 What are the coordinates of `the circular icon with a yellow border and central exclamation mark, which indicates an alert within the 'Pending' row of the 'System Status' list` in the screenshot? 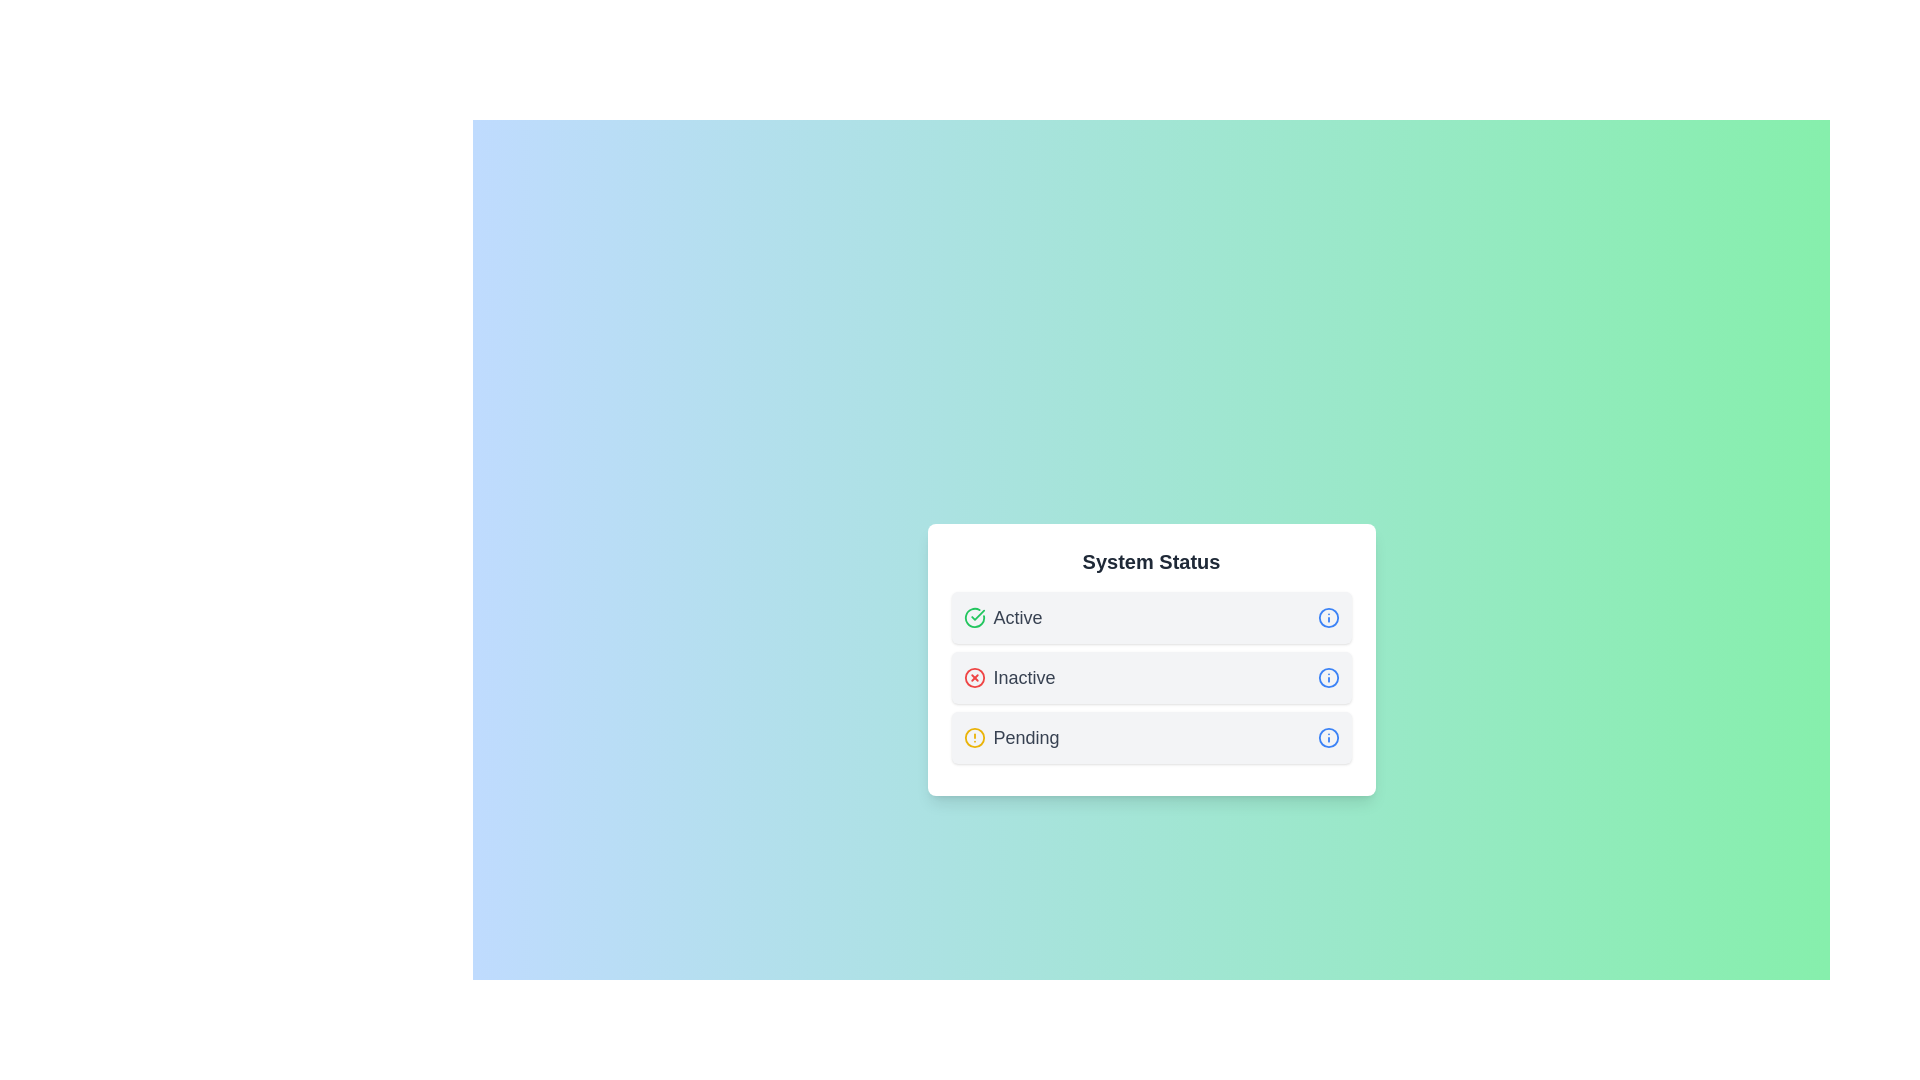 It's located at (974, 737).